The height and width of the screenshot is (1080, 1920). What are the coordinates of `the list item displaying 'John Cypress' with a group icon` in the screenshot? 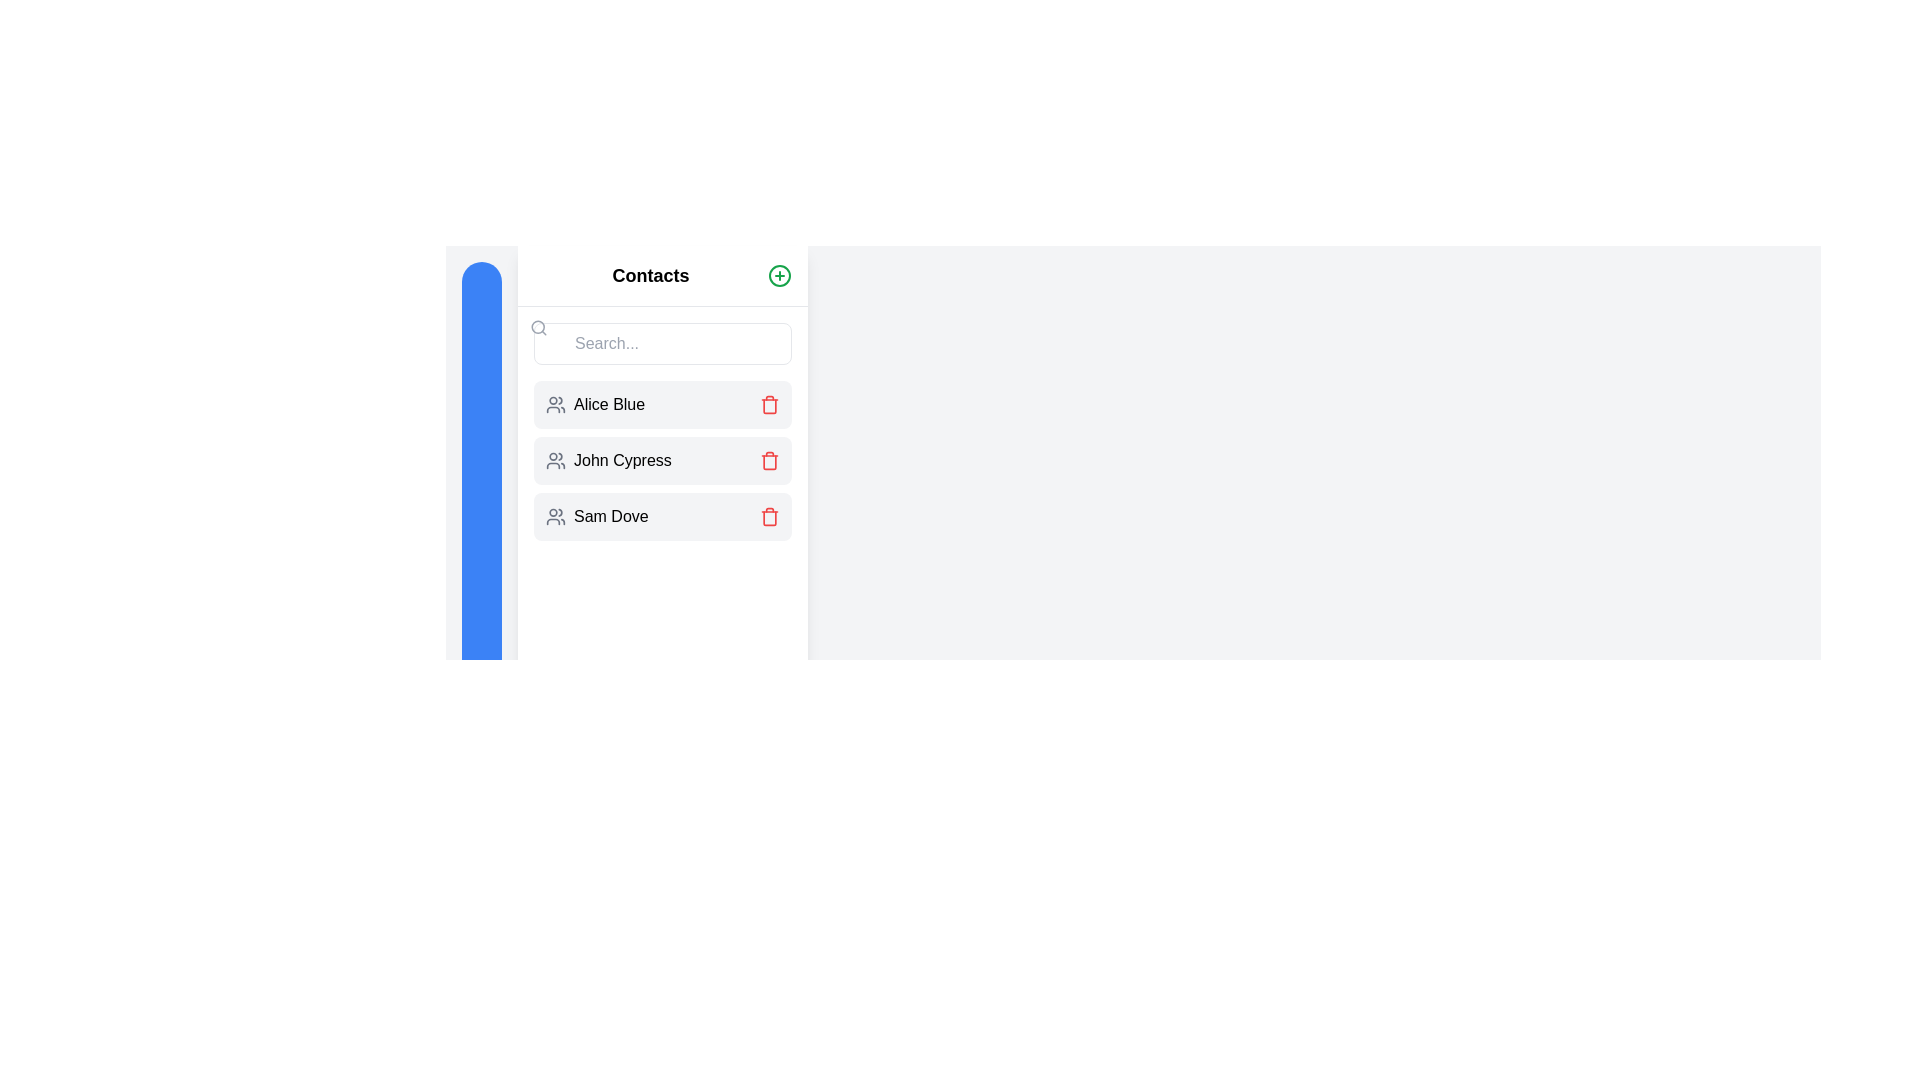 It's located at (662, 461).